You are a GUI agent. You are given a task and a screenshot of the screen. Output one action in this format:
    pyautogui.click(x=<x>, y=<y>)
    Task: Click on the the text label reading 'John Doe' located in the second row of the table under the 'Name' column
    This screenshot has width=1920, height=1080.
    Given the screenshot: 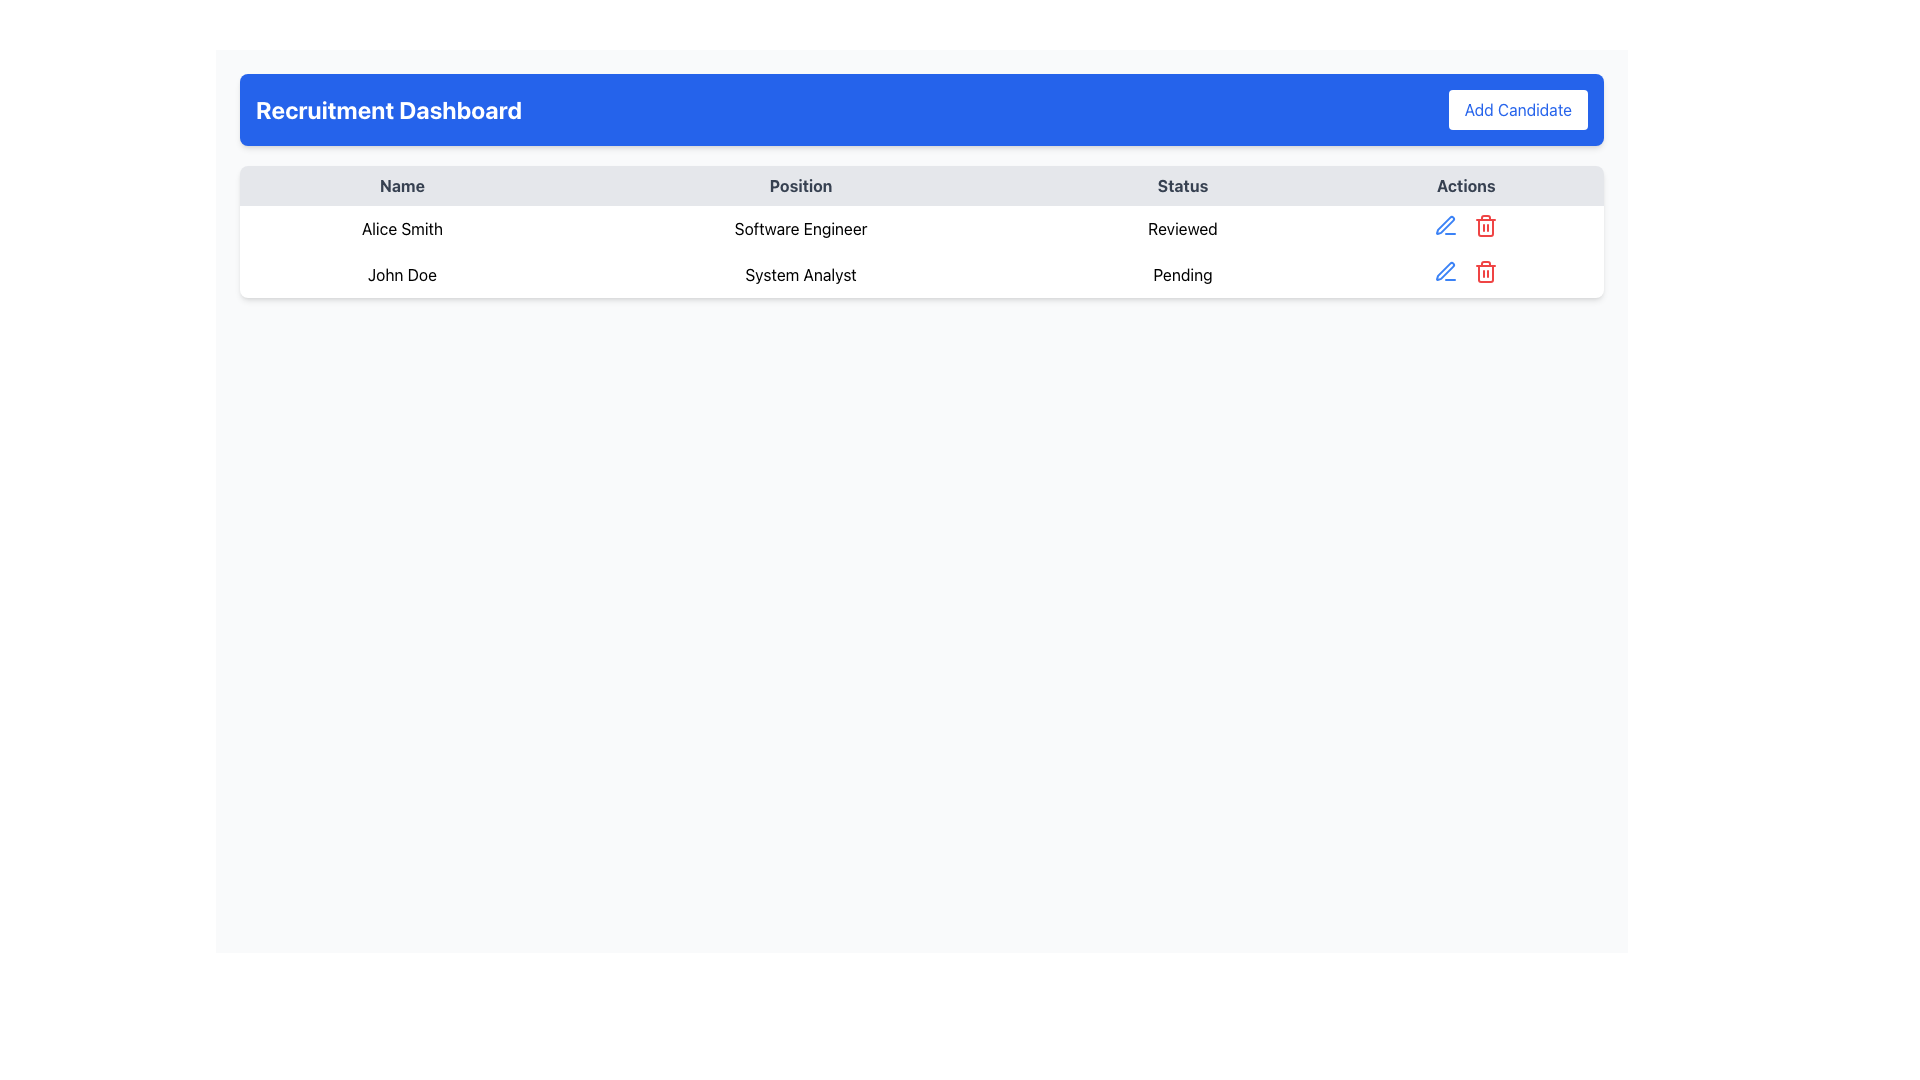 What is the action you would take?
    pyautogui.click(x=401, y=274)
    